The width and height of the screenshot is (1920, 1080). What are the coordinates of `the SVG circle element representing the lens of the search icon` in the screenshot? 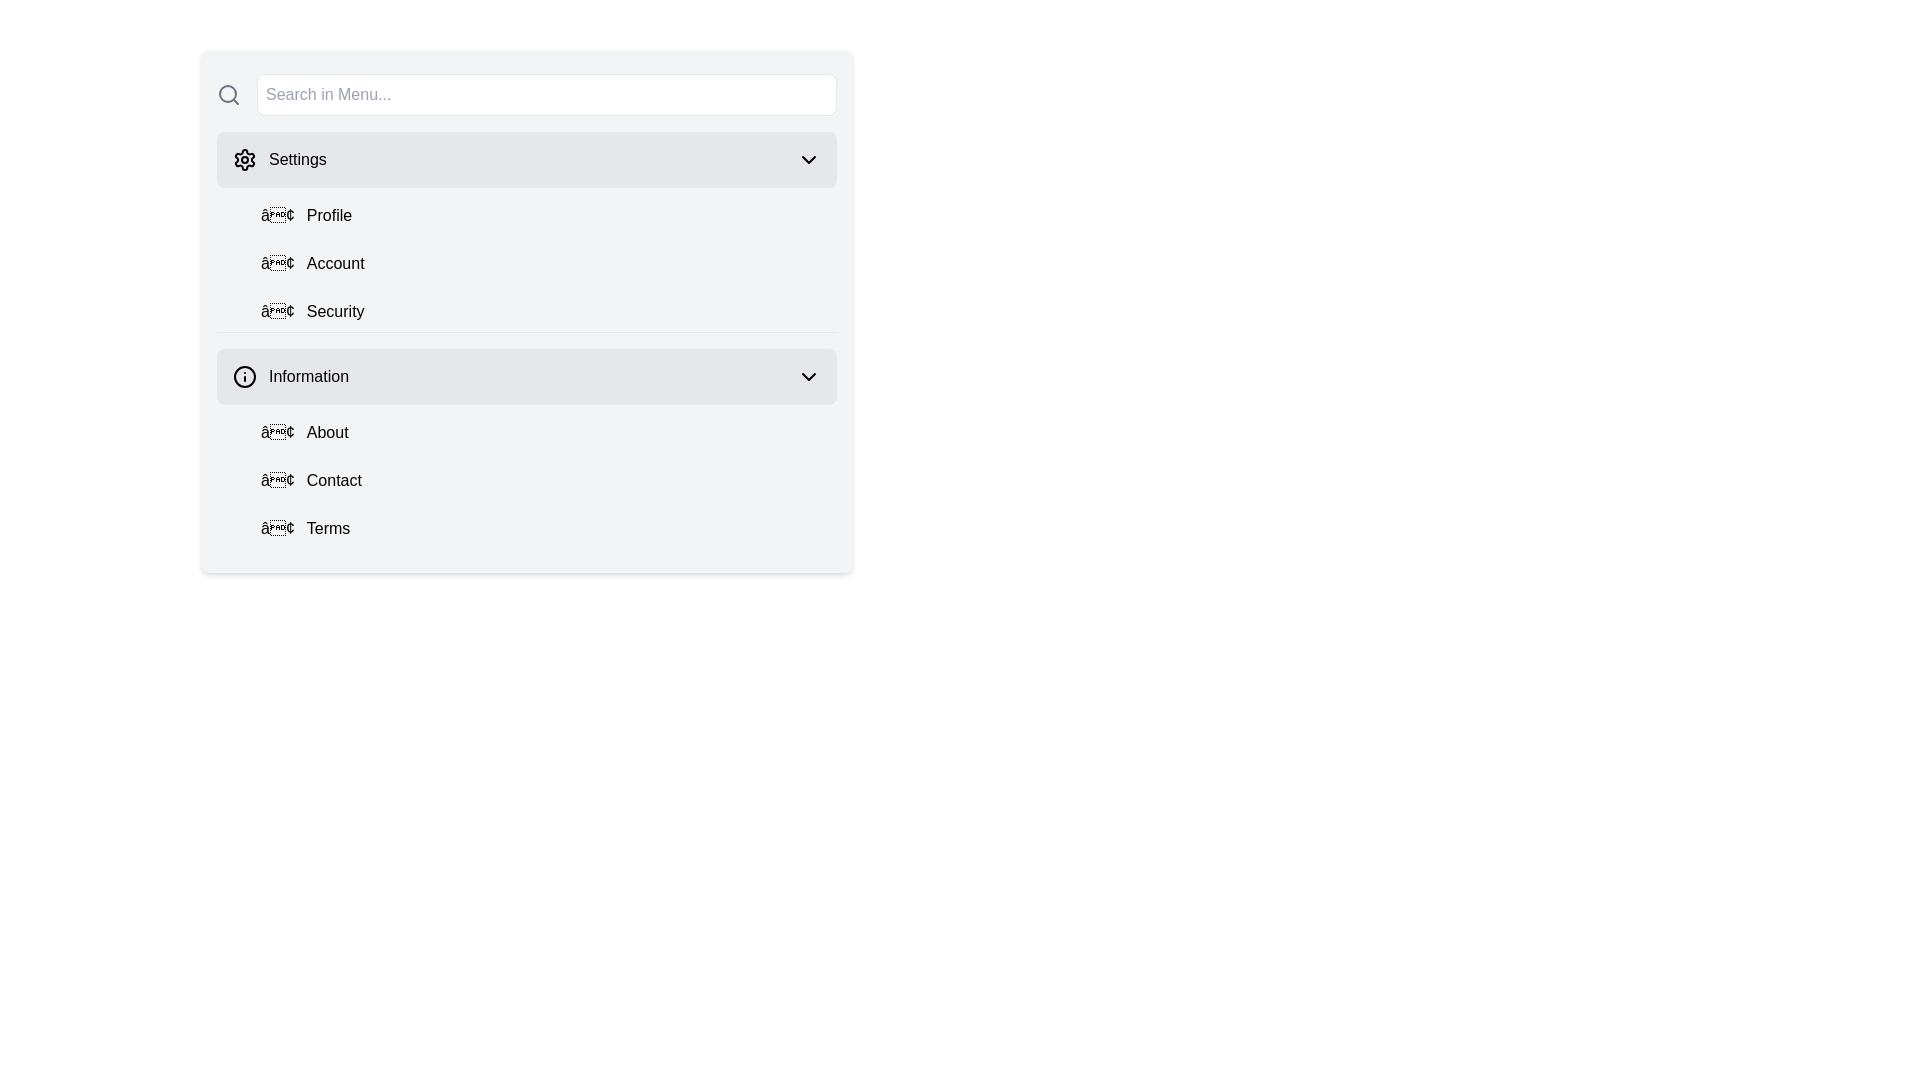 It's located at (227, 93).